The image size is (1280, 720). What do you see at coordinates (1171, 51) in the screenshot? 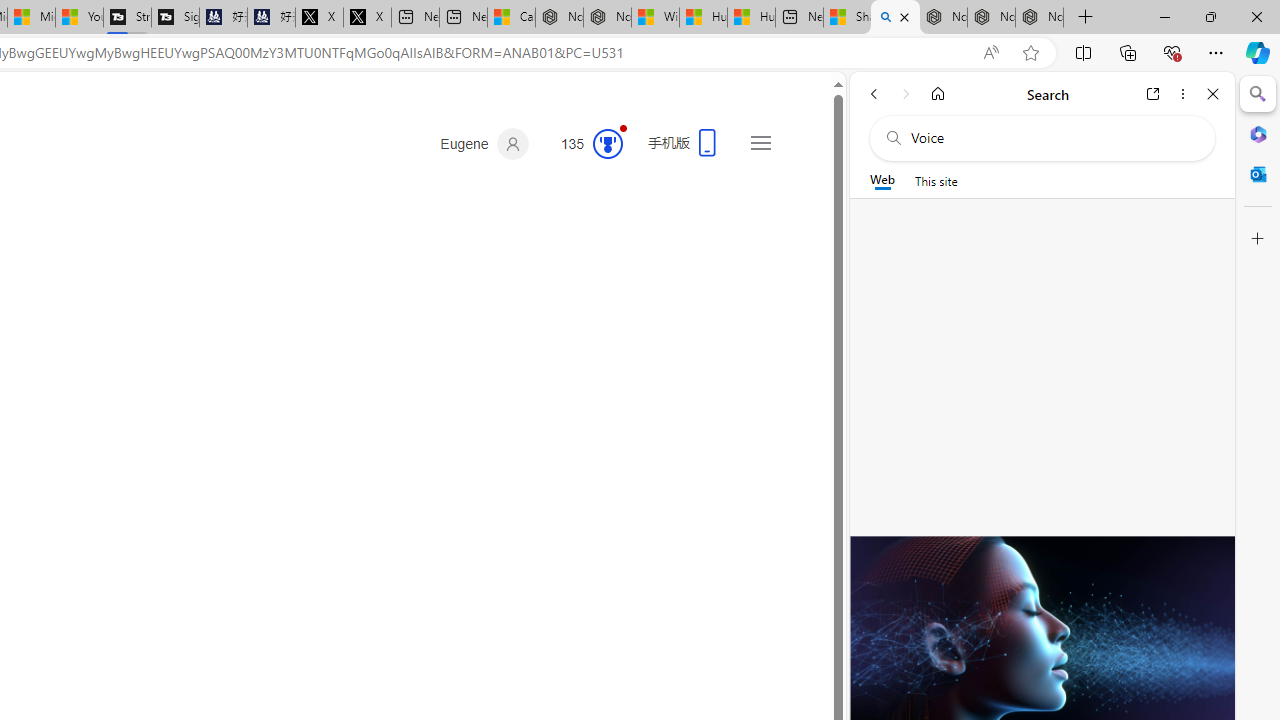
I see `'Browser essentials'` at bounding box center [1171, 51].